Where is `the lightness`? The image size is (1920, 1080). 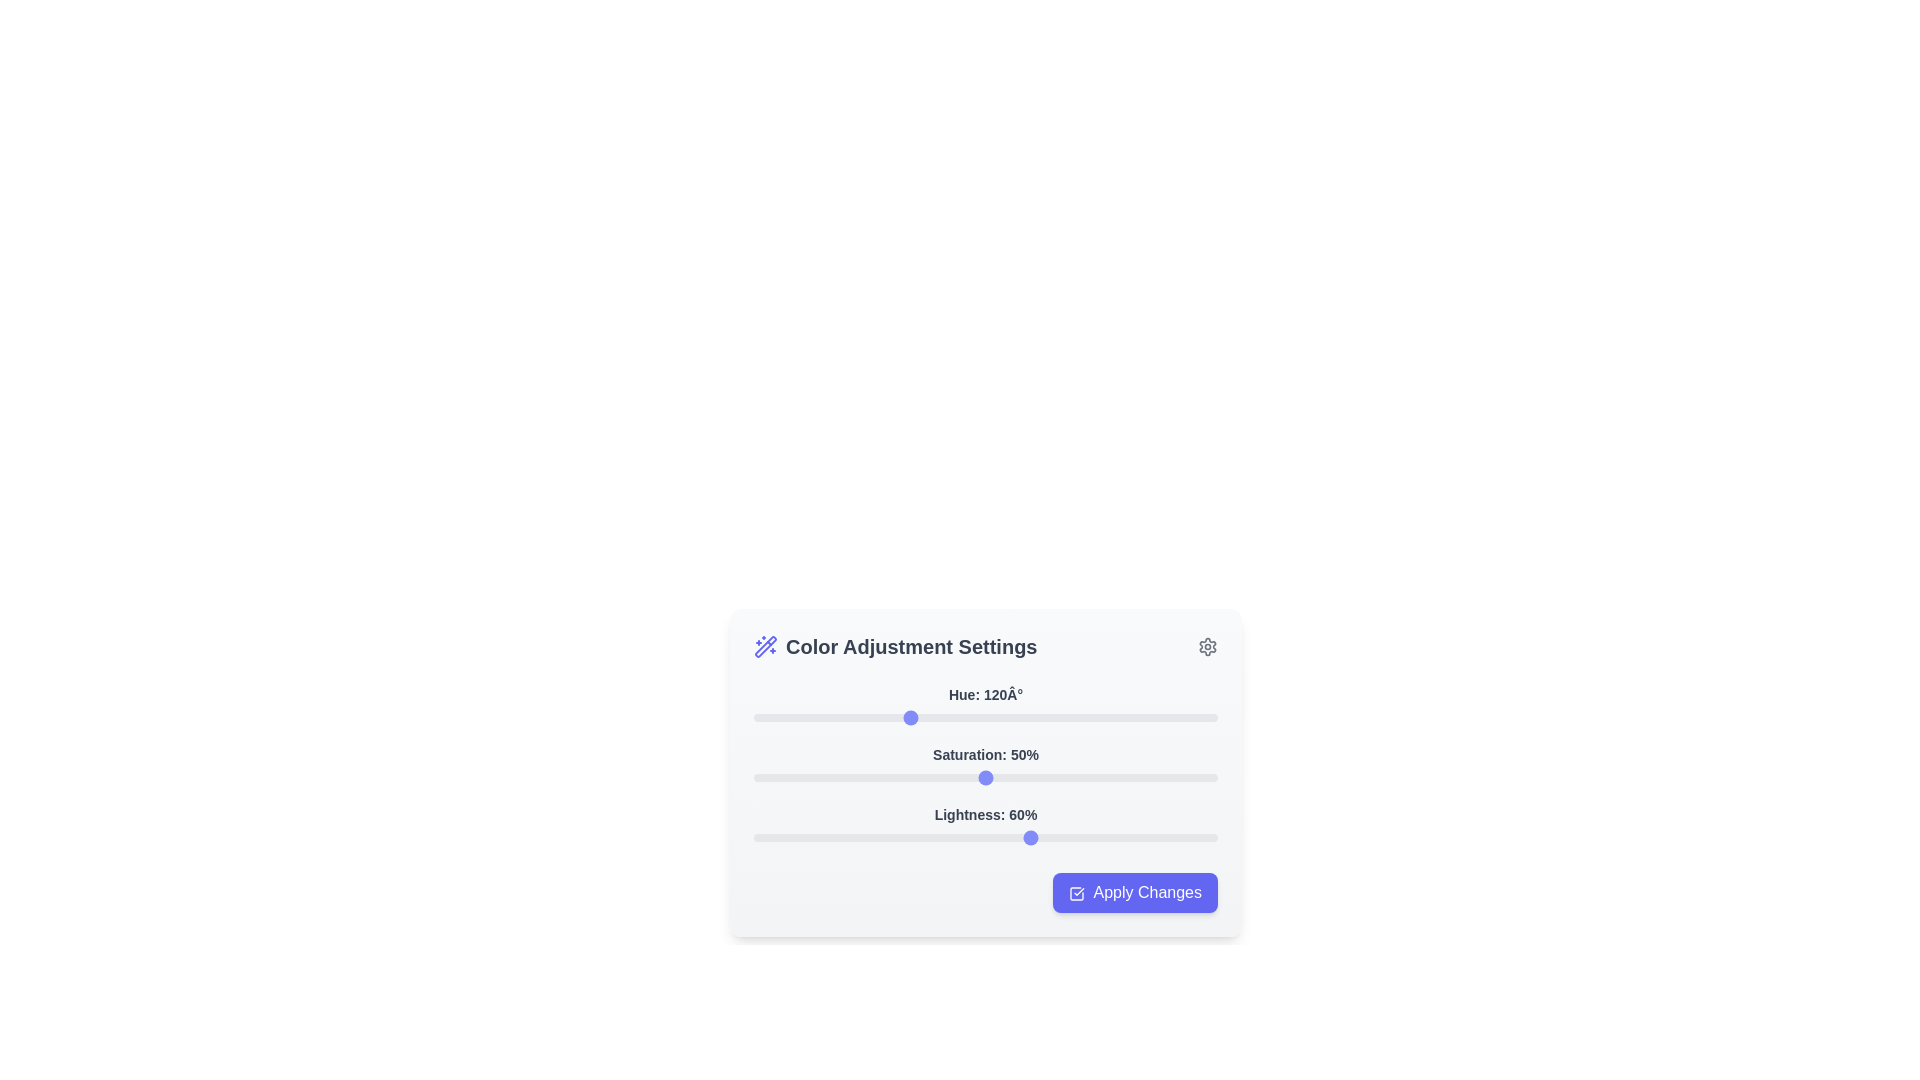 the lightness is located at coordinates (981, 837).